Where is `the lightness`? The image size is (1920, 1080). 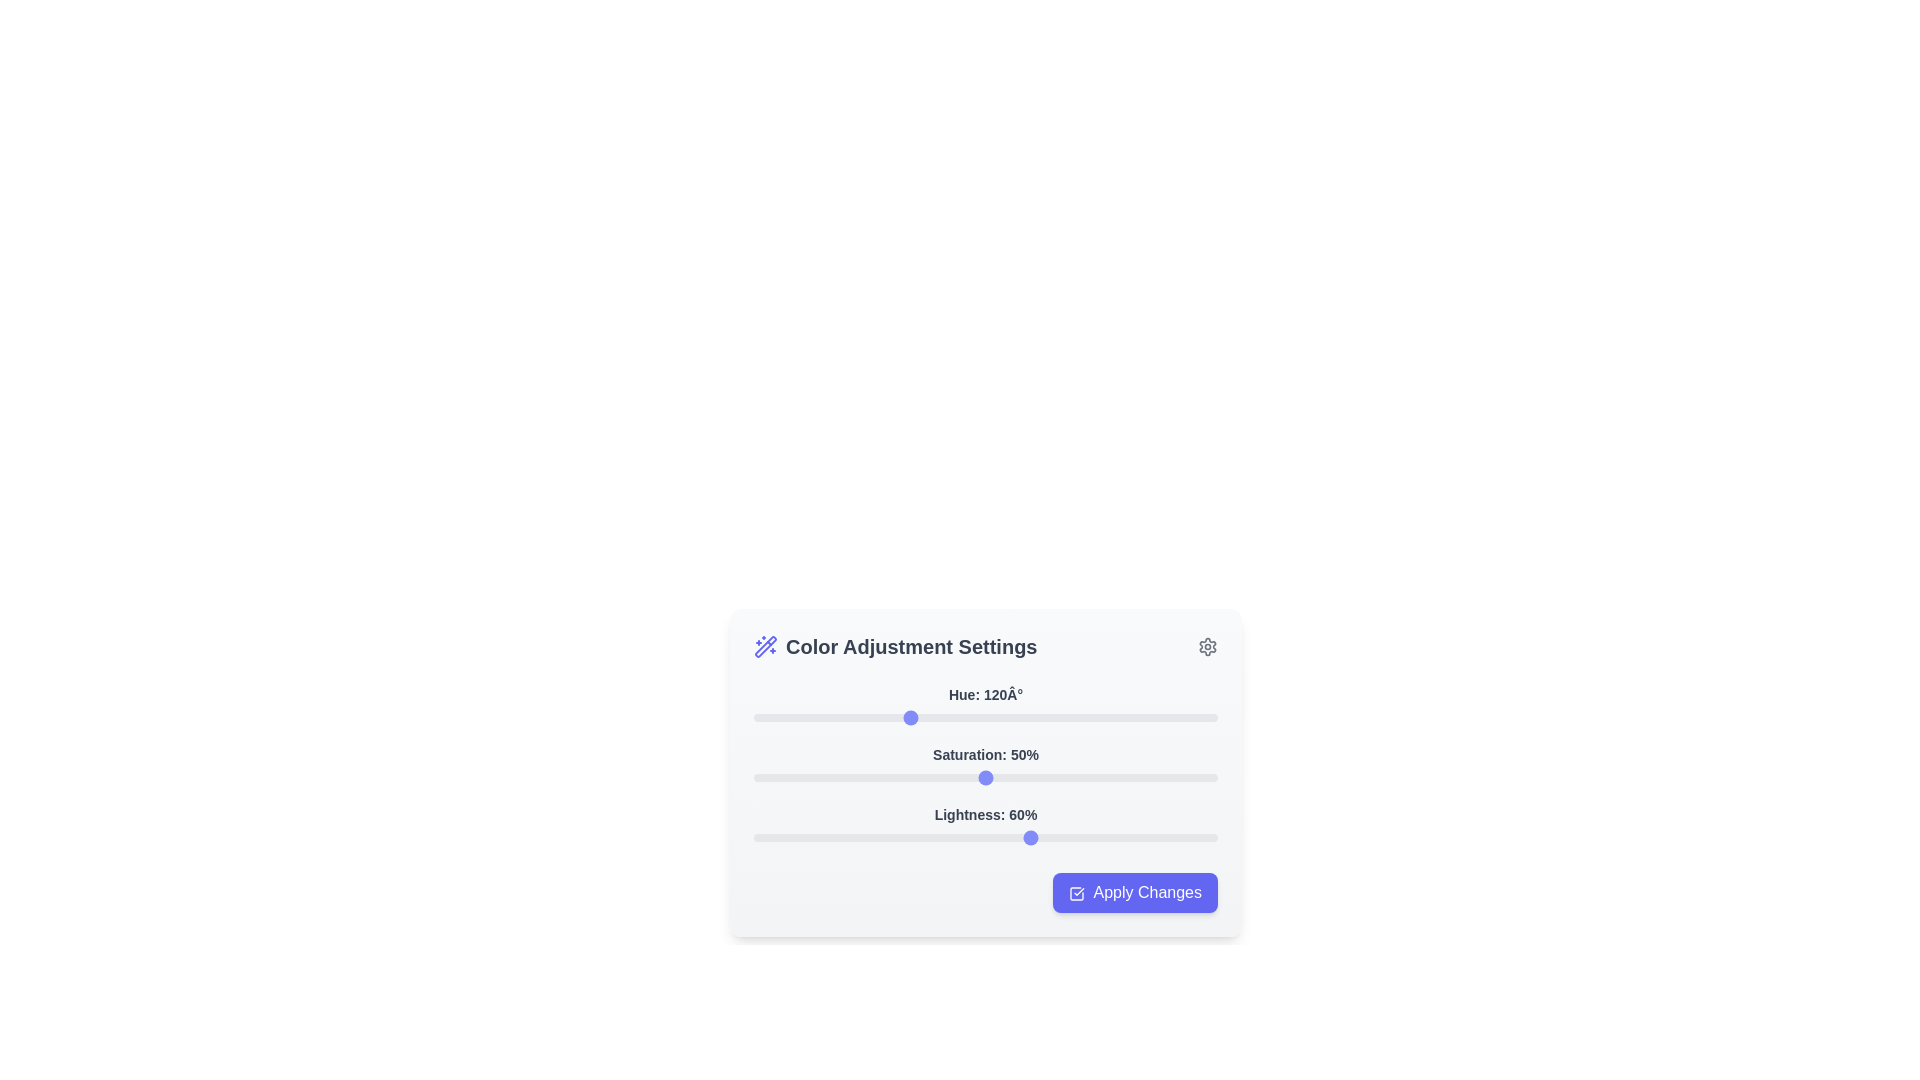 the lightness is located at coordinates (981, 837).